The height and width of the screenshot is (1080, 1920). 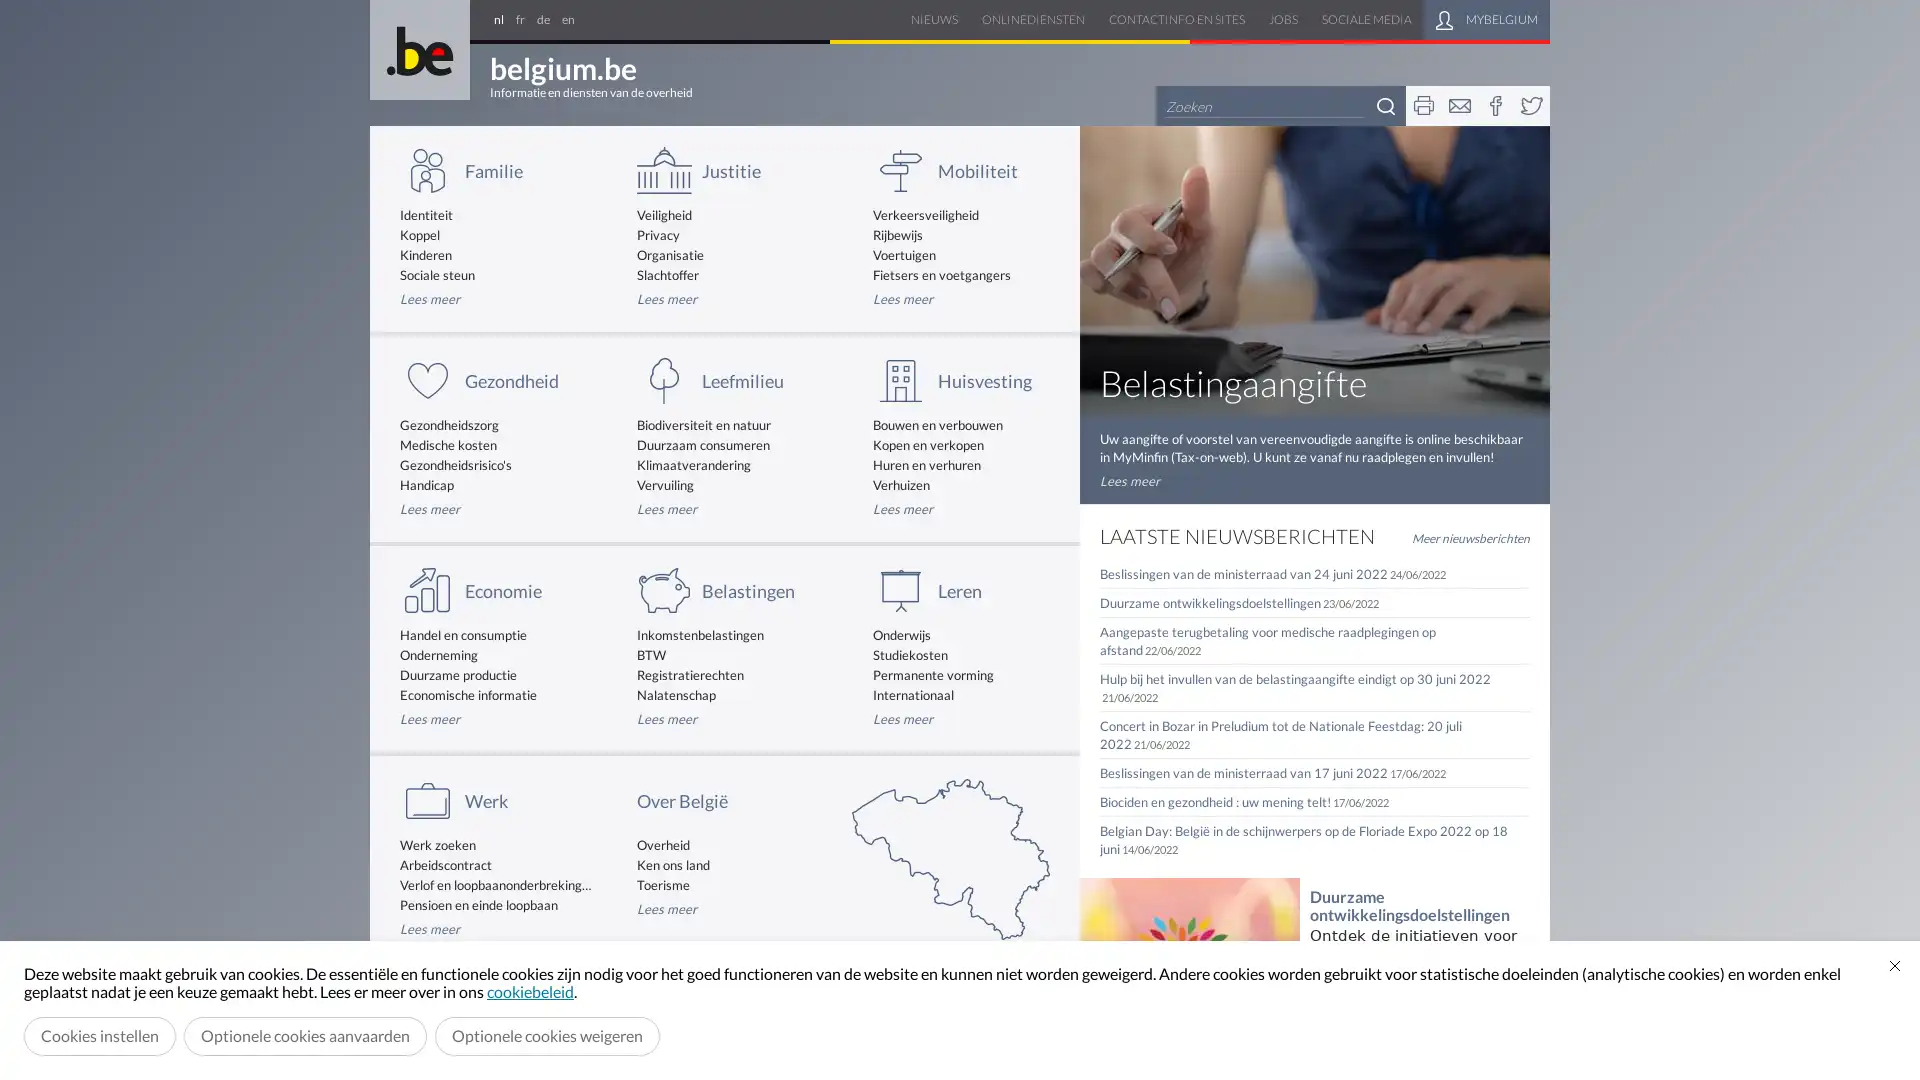 I want to click on Sluiten, so click(x=1894, y=964).